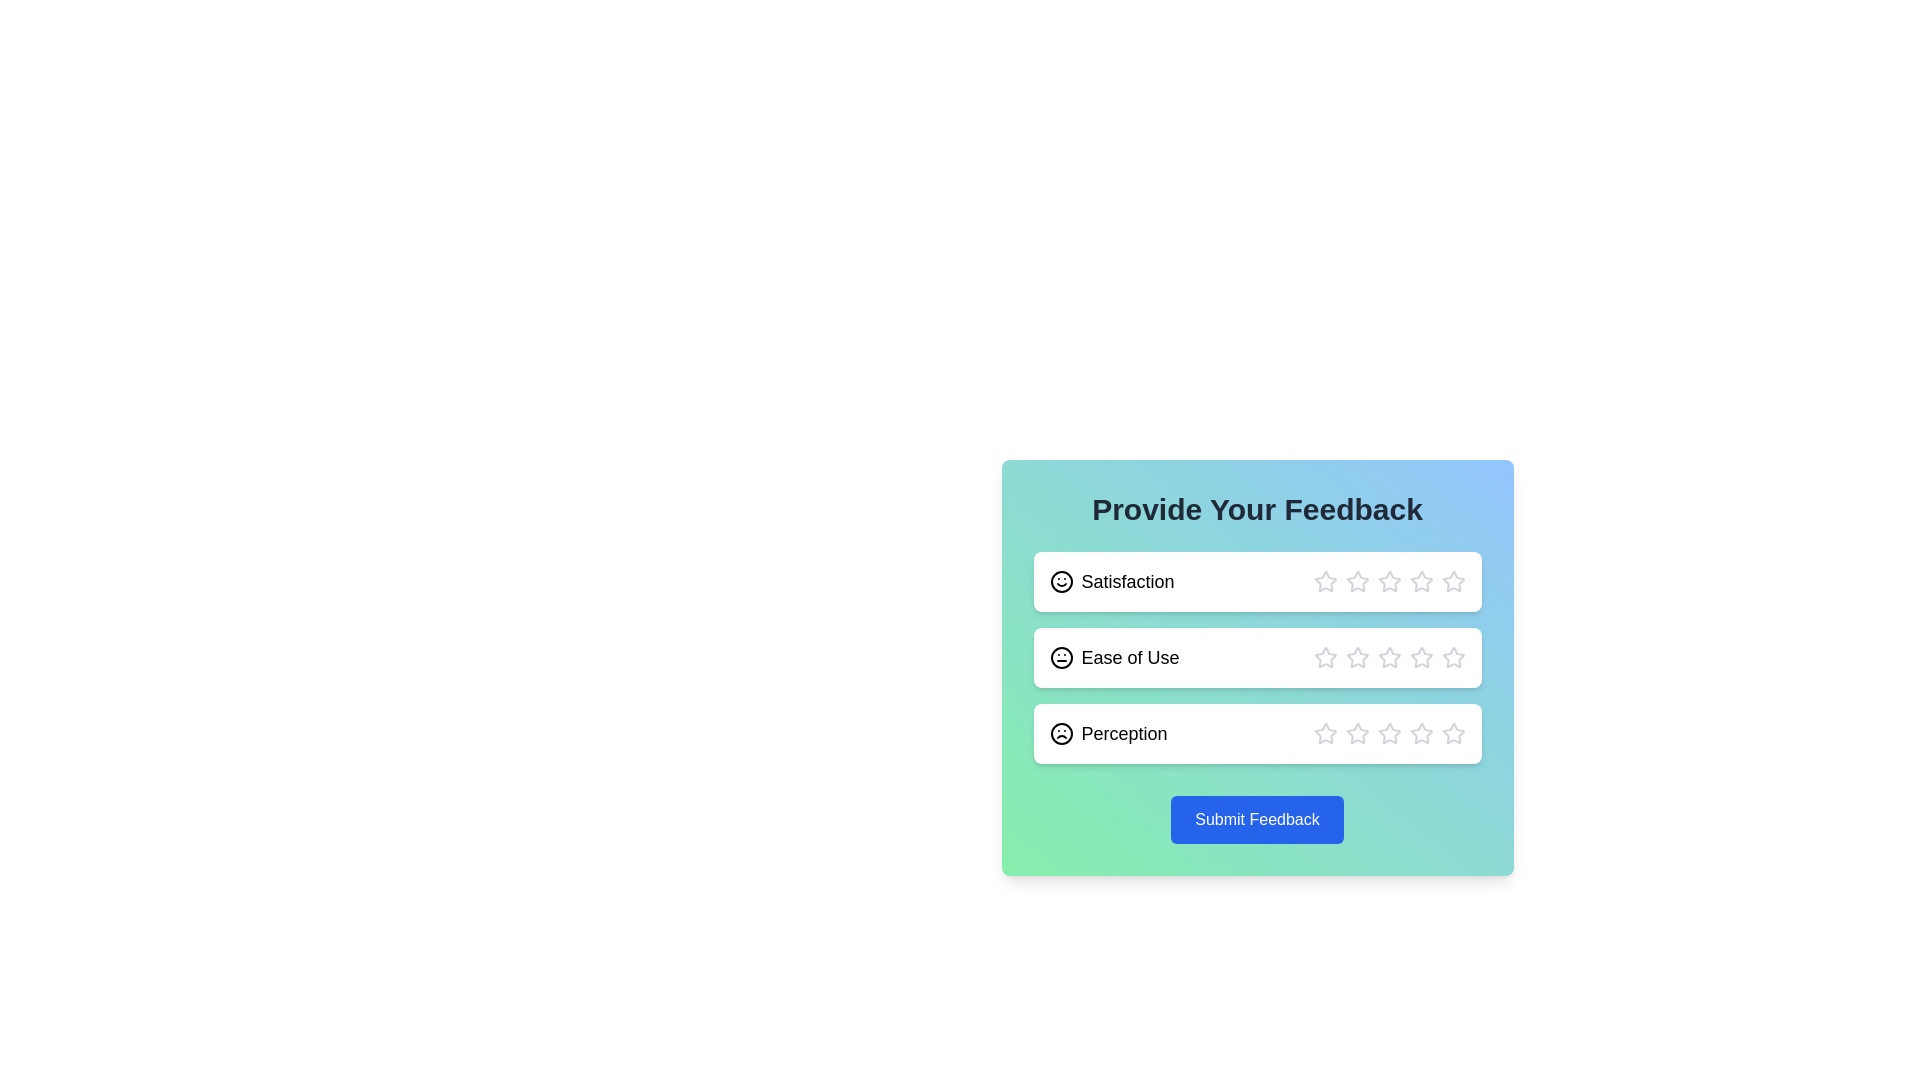 The image size is (1920, 1080). Describe the element at coordinates (1256, 820) in the screenshot. I see `the 'Submit Feedback' button` at that location.